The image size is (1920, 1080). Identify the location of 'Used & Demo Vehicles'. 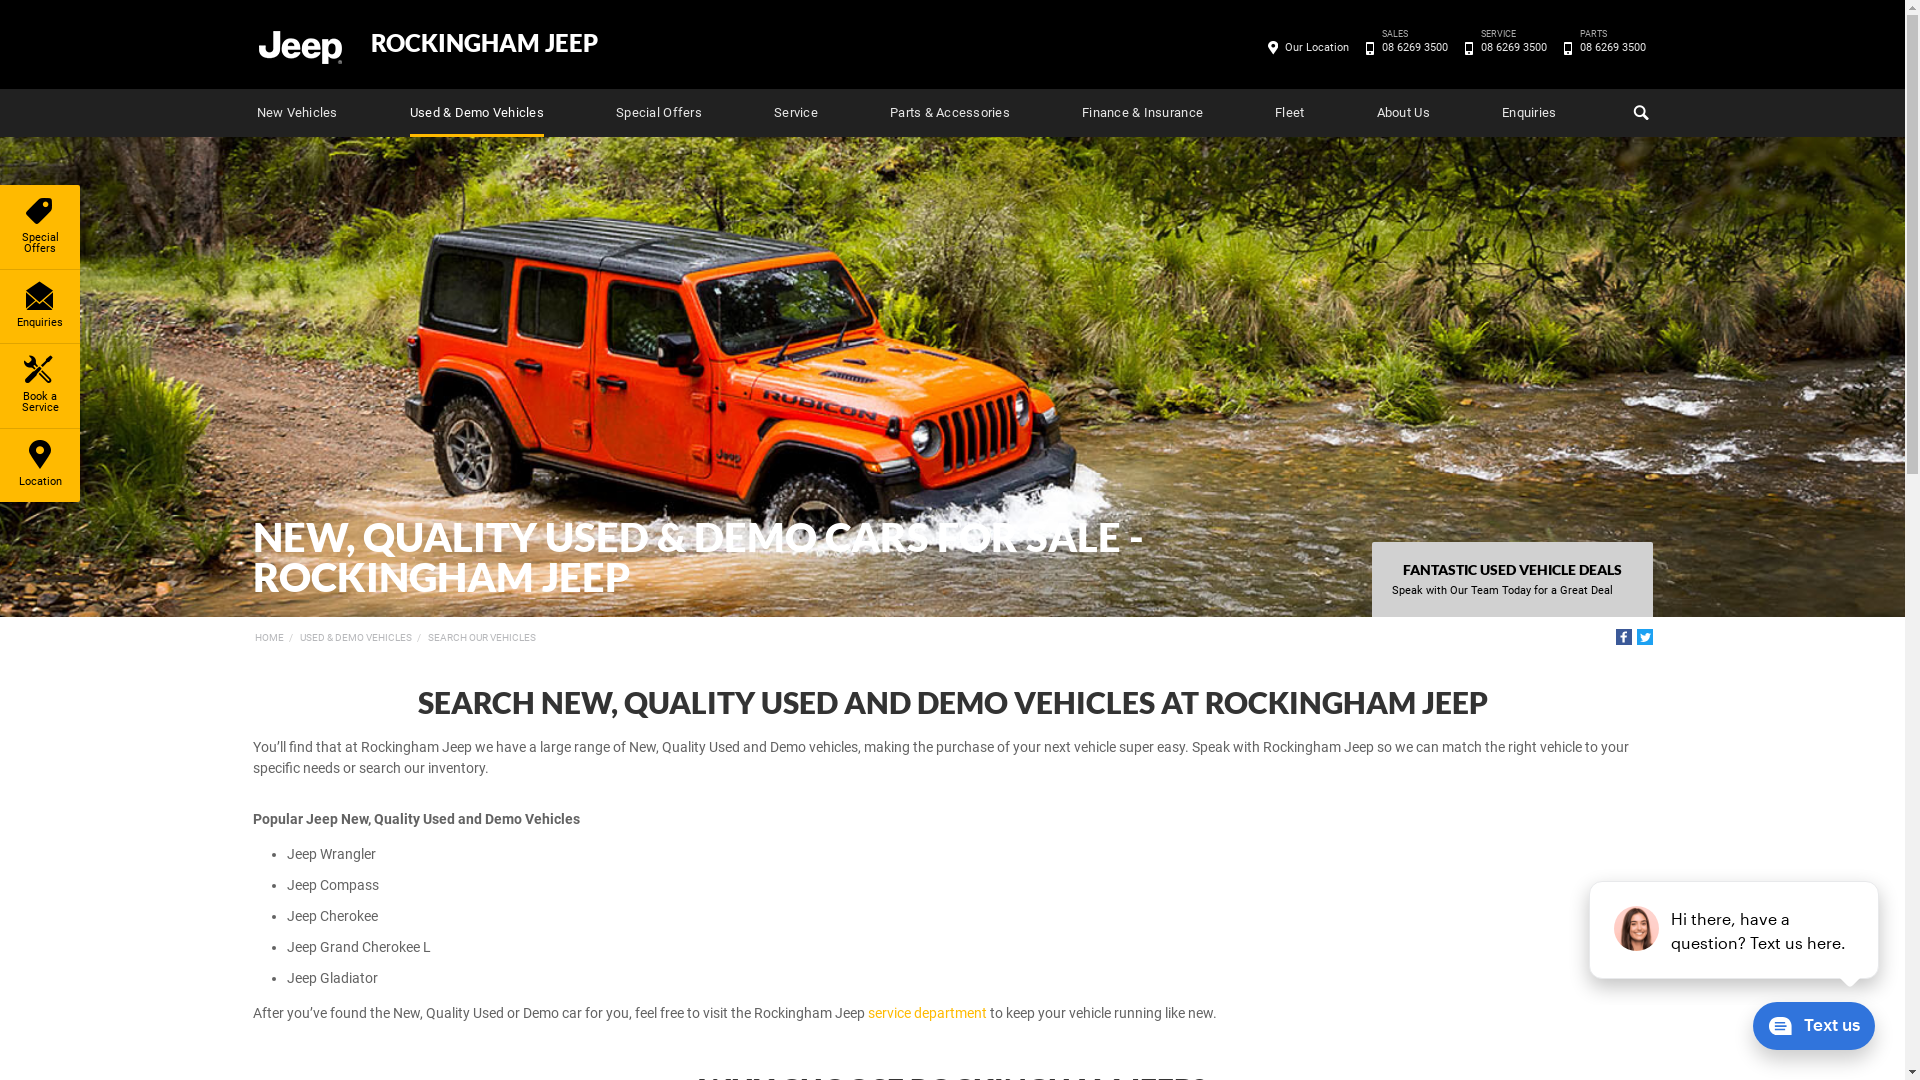
(475, 112).